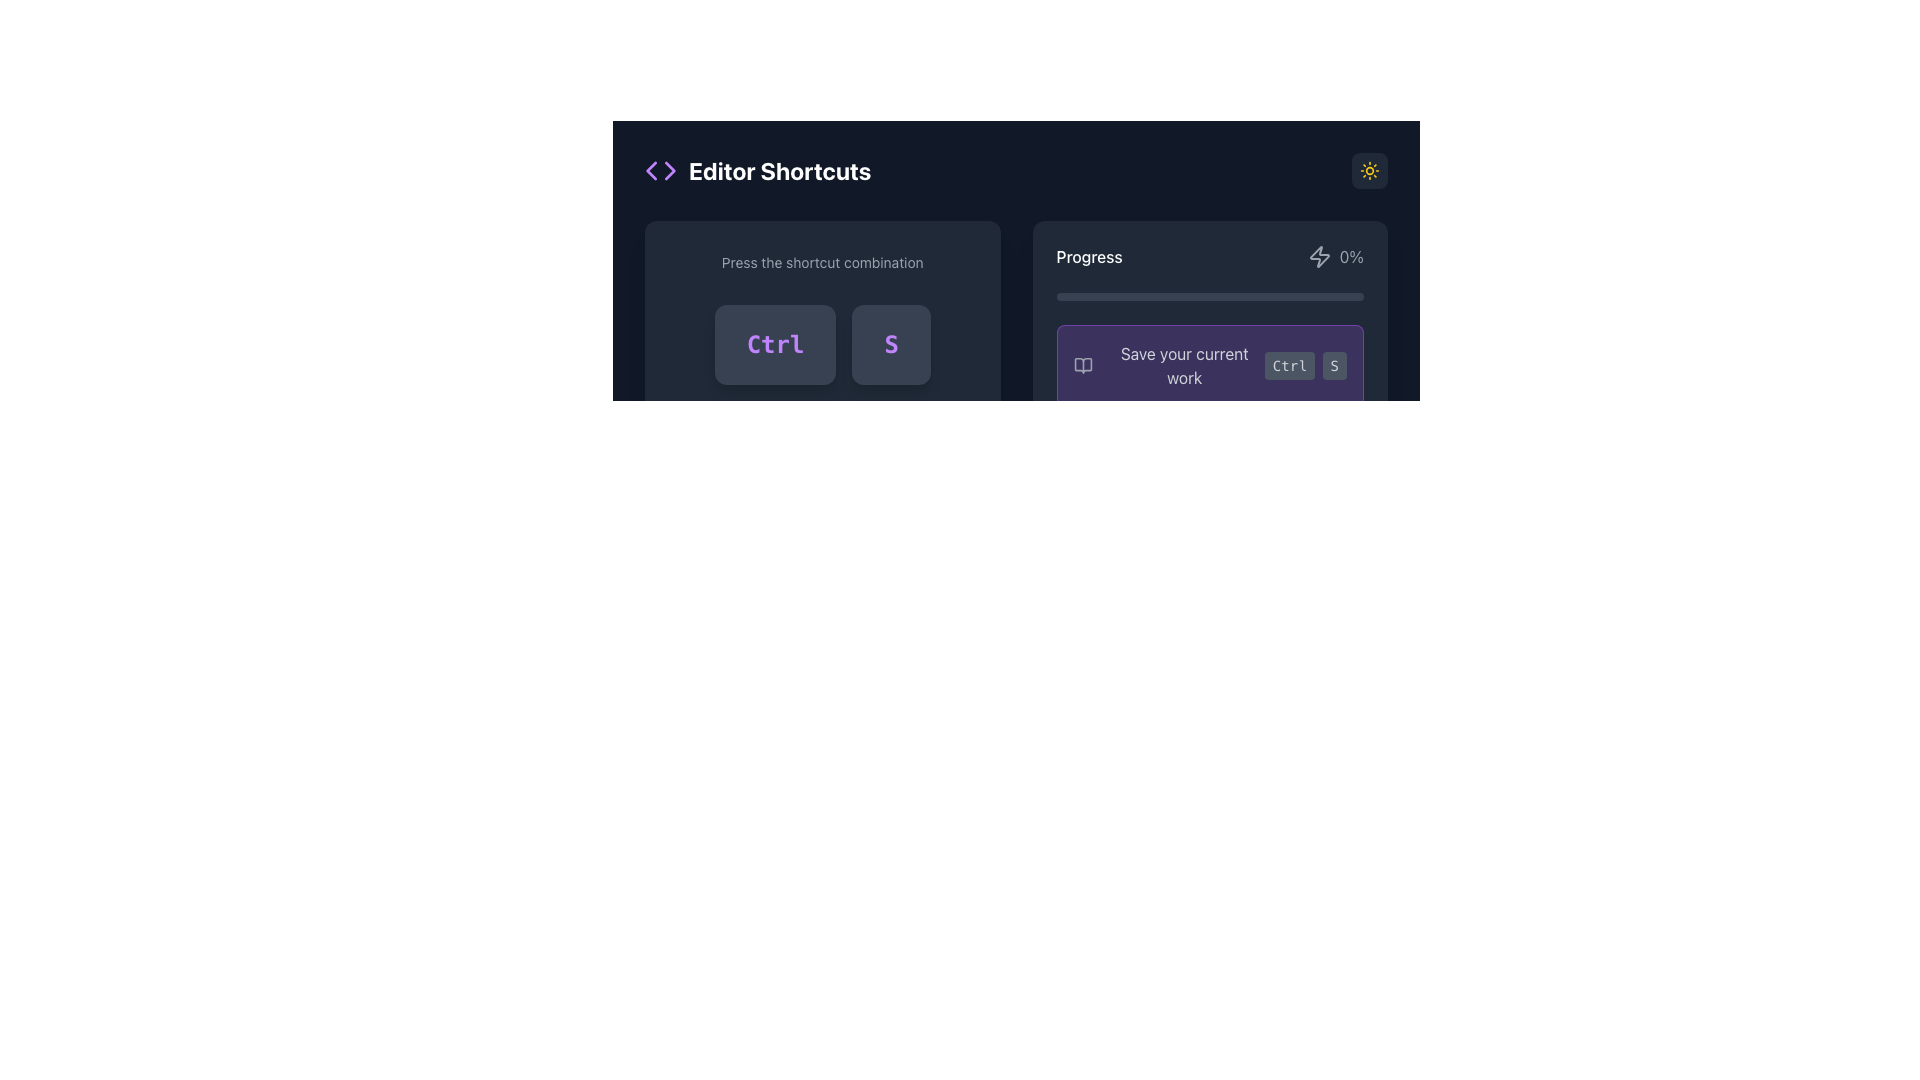 The width and height of the screenshot is (1920, 1080). Describe the element at coordinates (1319, 256) in the screenshot. I see `the lightning bolt icon located in the top-right corner of the highlighted region, next to the 'Progress' label` at that location.